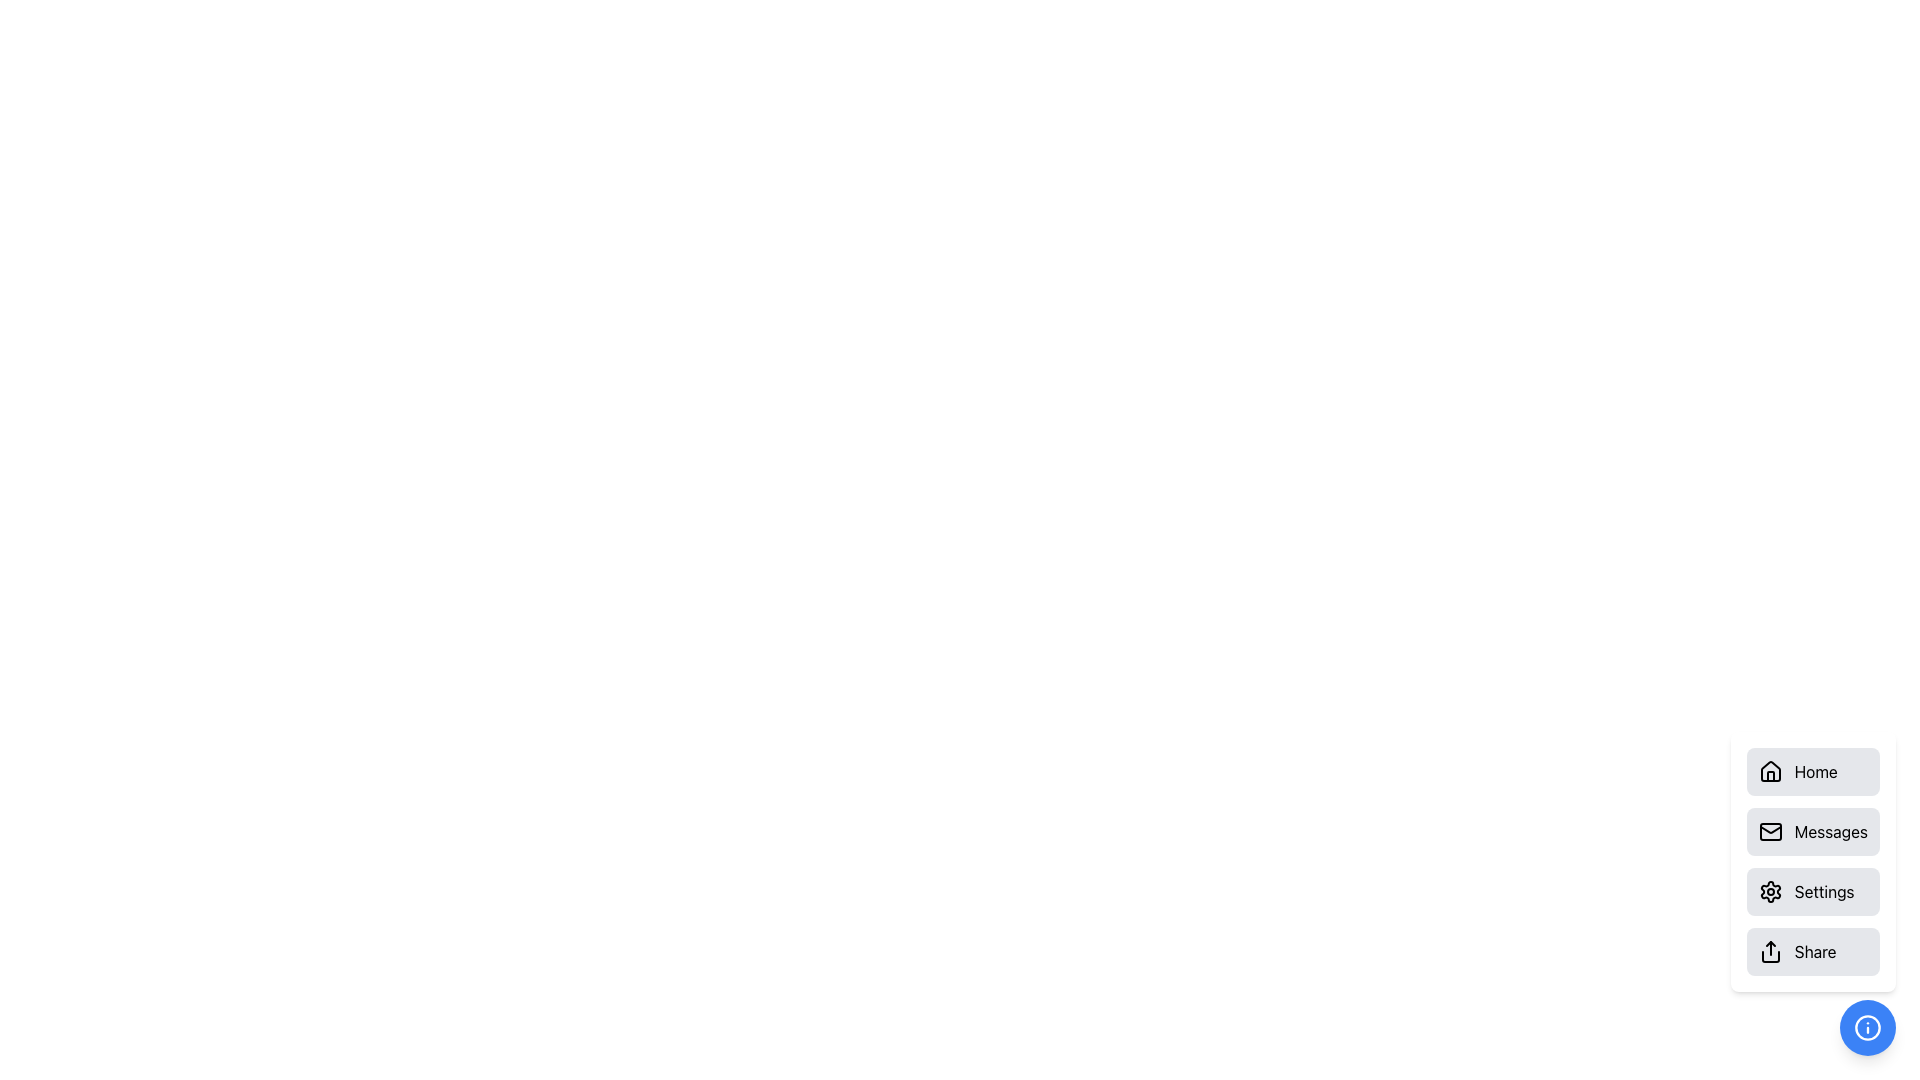  What do you see at coordinates (1831, 832) in the screenshot?
I see `the text label 'Messages' which is located to the right of the mail icon within the second button in a vertical stack of options` at bounding box center [1831, 832].